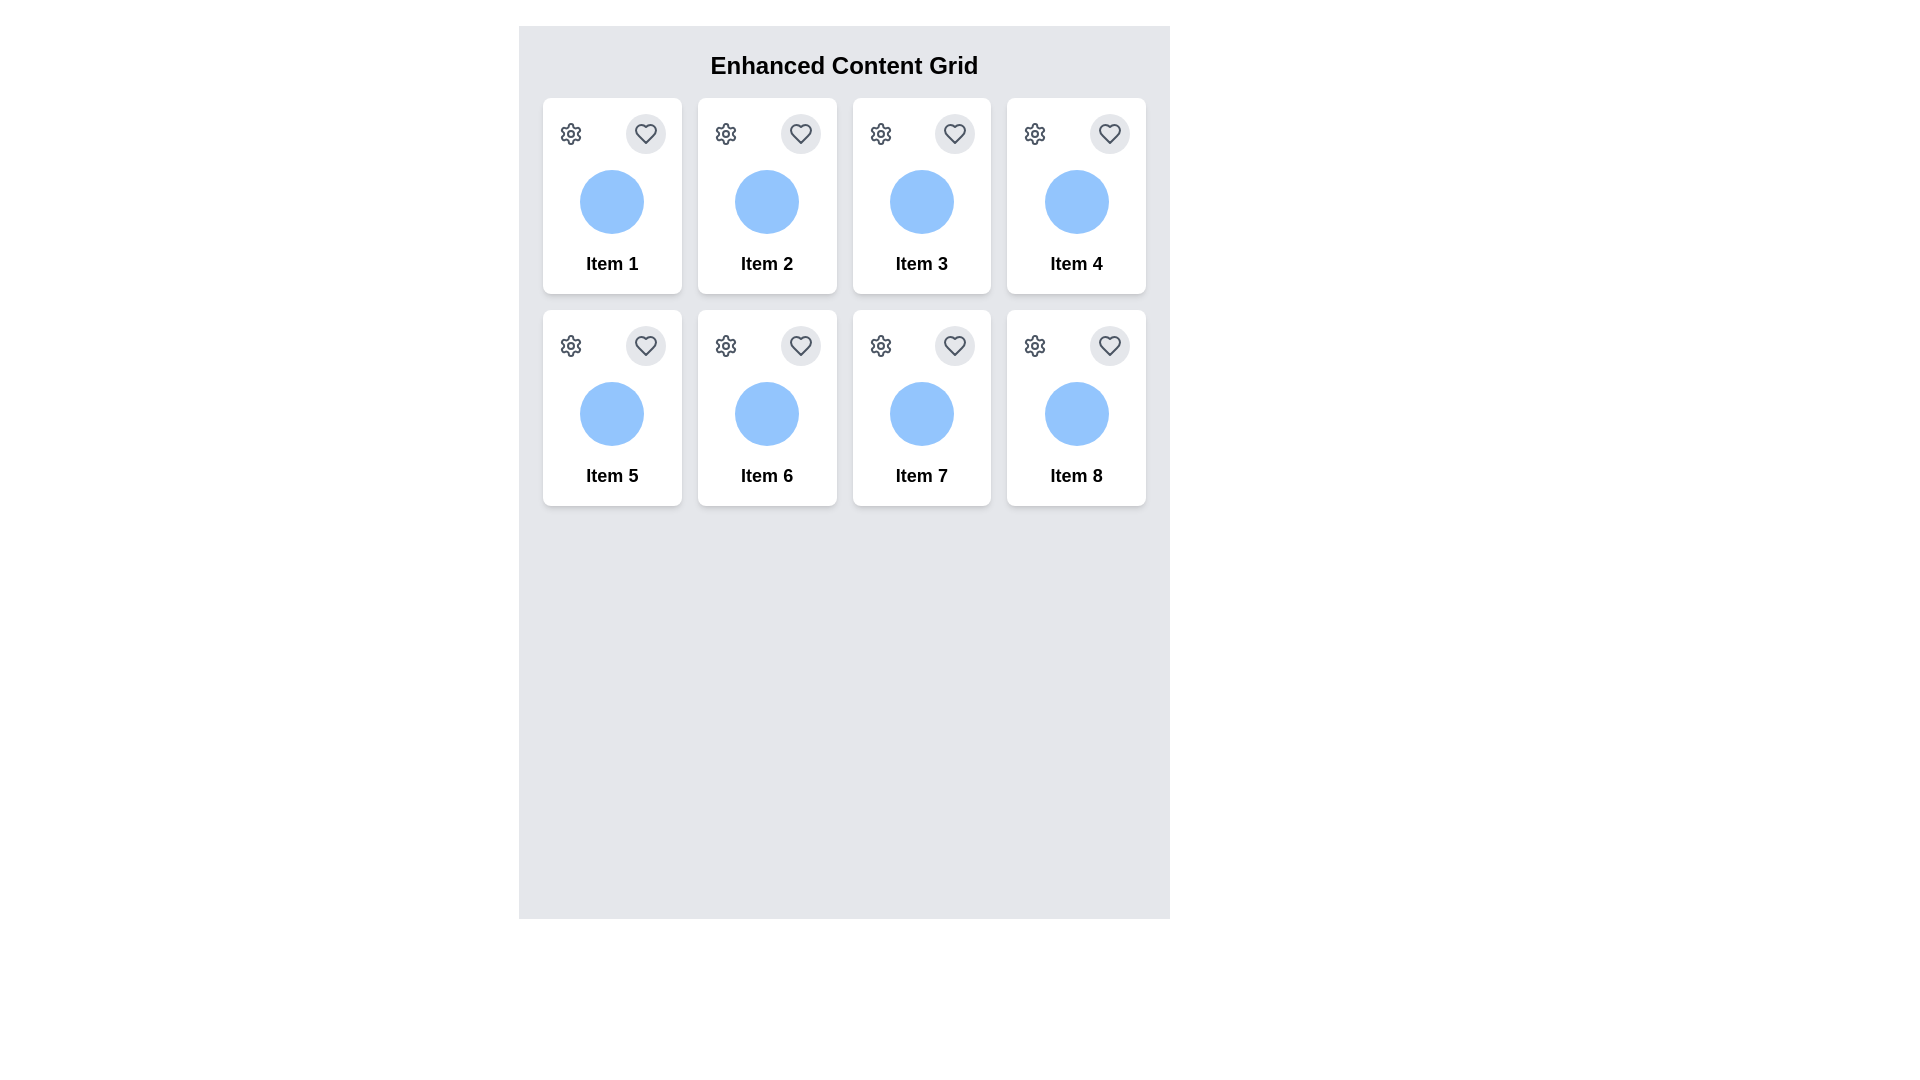  Describe the element at coordinates (1108, 345) in the screenshot. I see `the circular button with a gray background and heart-shaped outline located in the top-right corner of the 'Item 8' card` at that location.